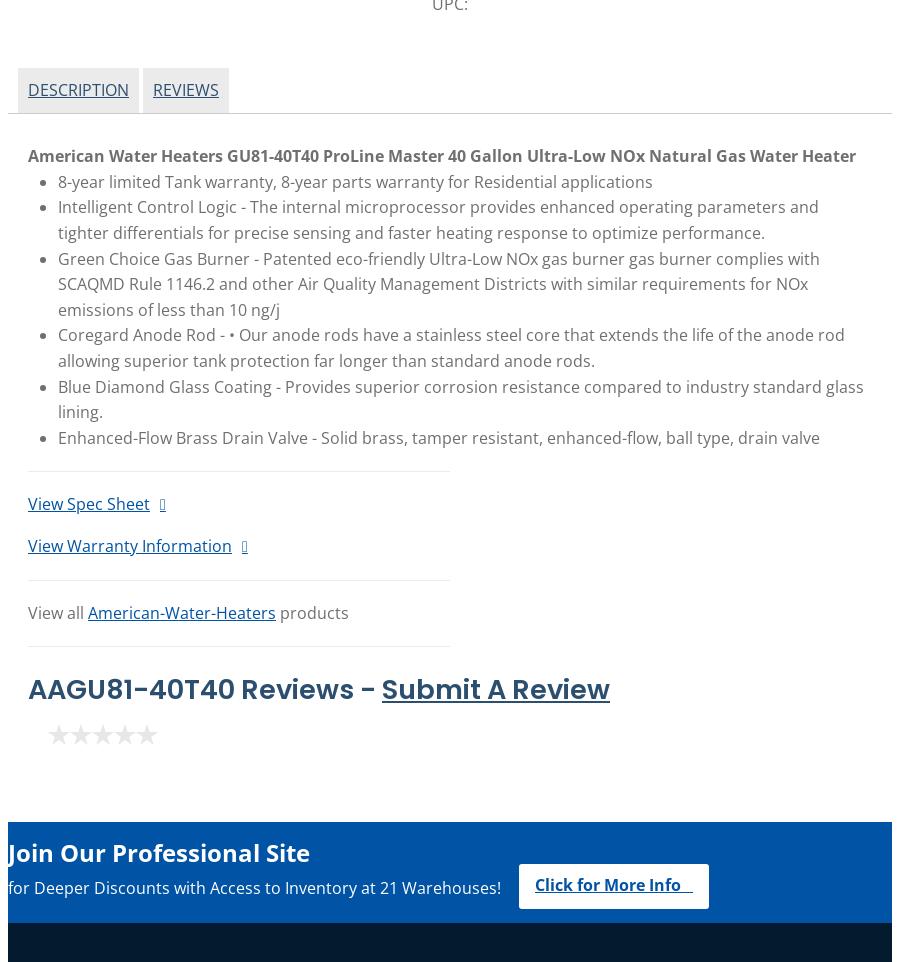 The height and width of the screenshot is (962, 900). Describe the element at coordinates (459, 398) in the screenshot. I see `'Blue Diamond Glass Coating - Provides superior corrosion resistance compared to industry standard glass lining.'` at that location.